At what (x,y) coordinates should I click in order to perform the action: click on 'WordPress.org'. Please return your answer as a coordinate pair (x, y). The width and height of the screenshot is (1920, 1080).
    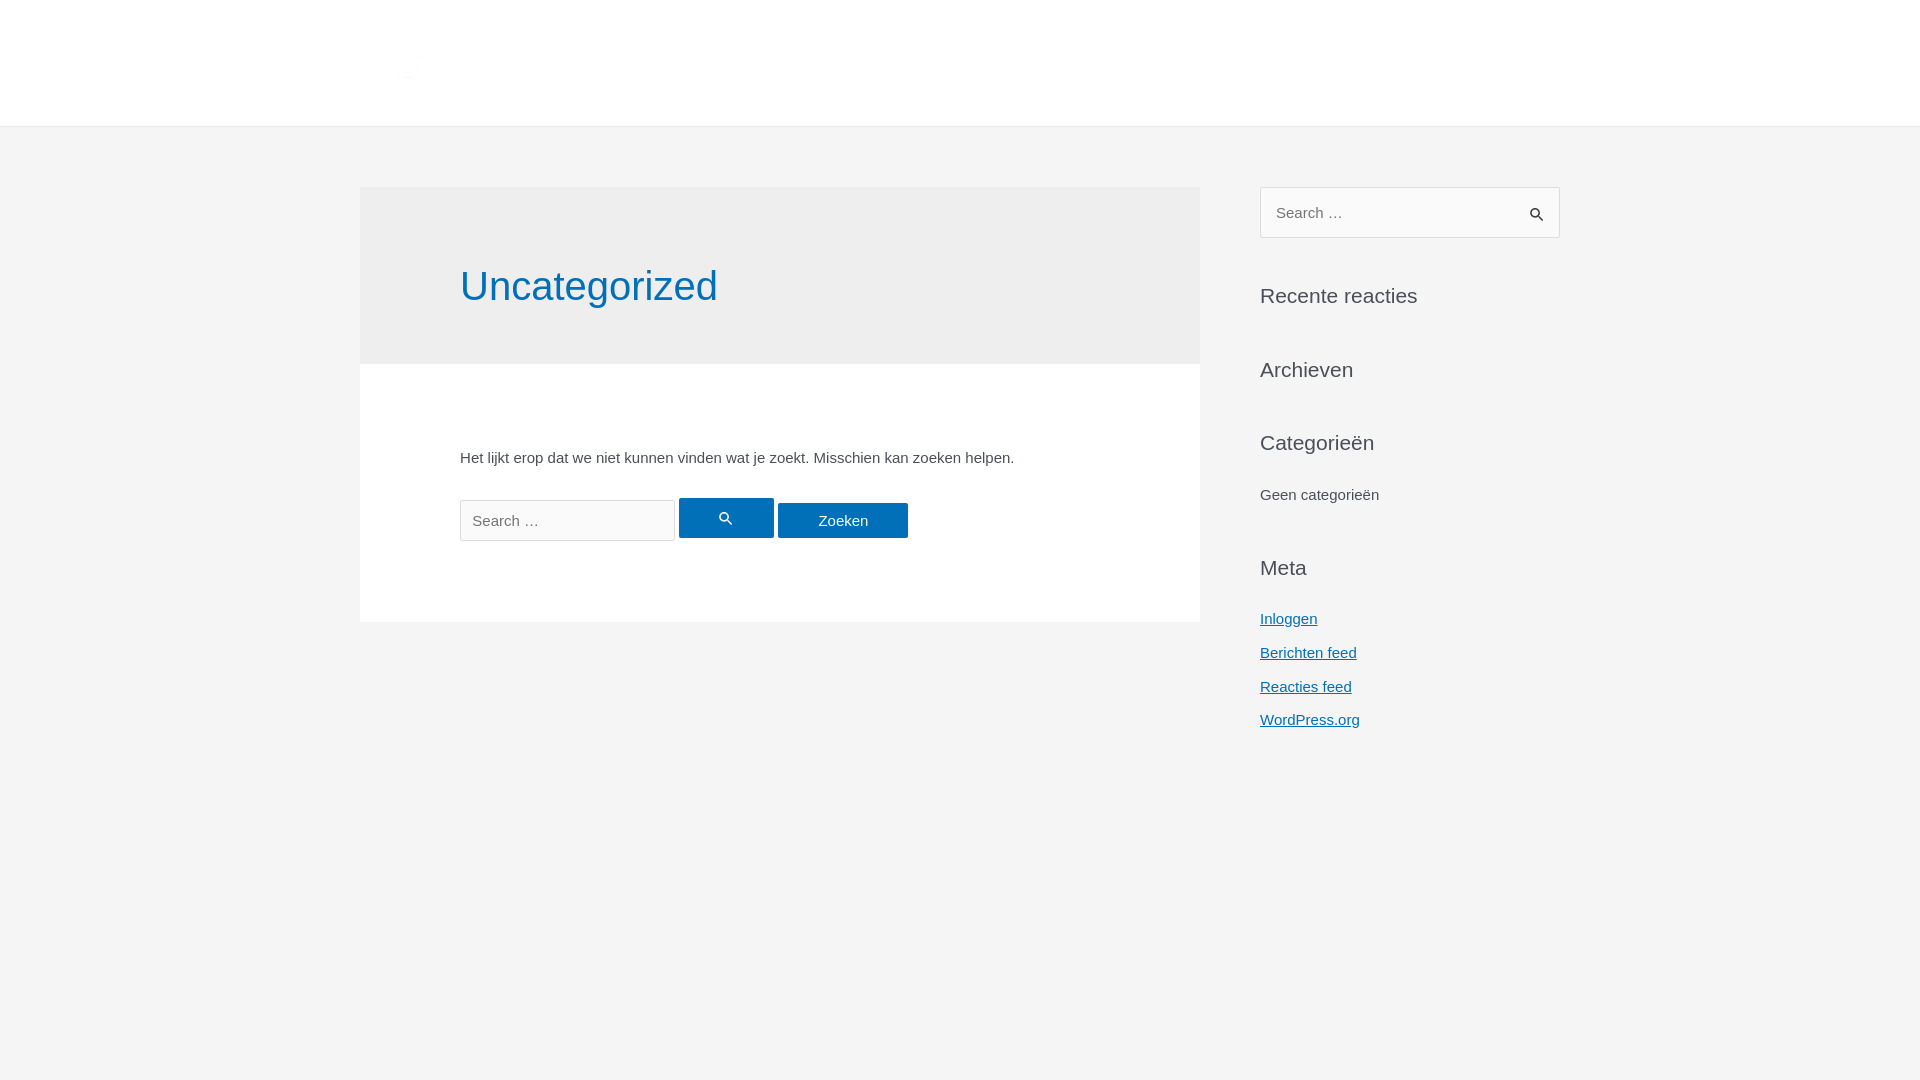
    Looking at the image, I should click on (1310, 718).